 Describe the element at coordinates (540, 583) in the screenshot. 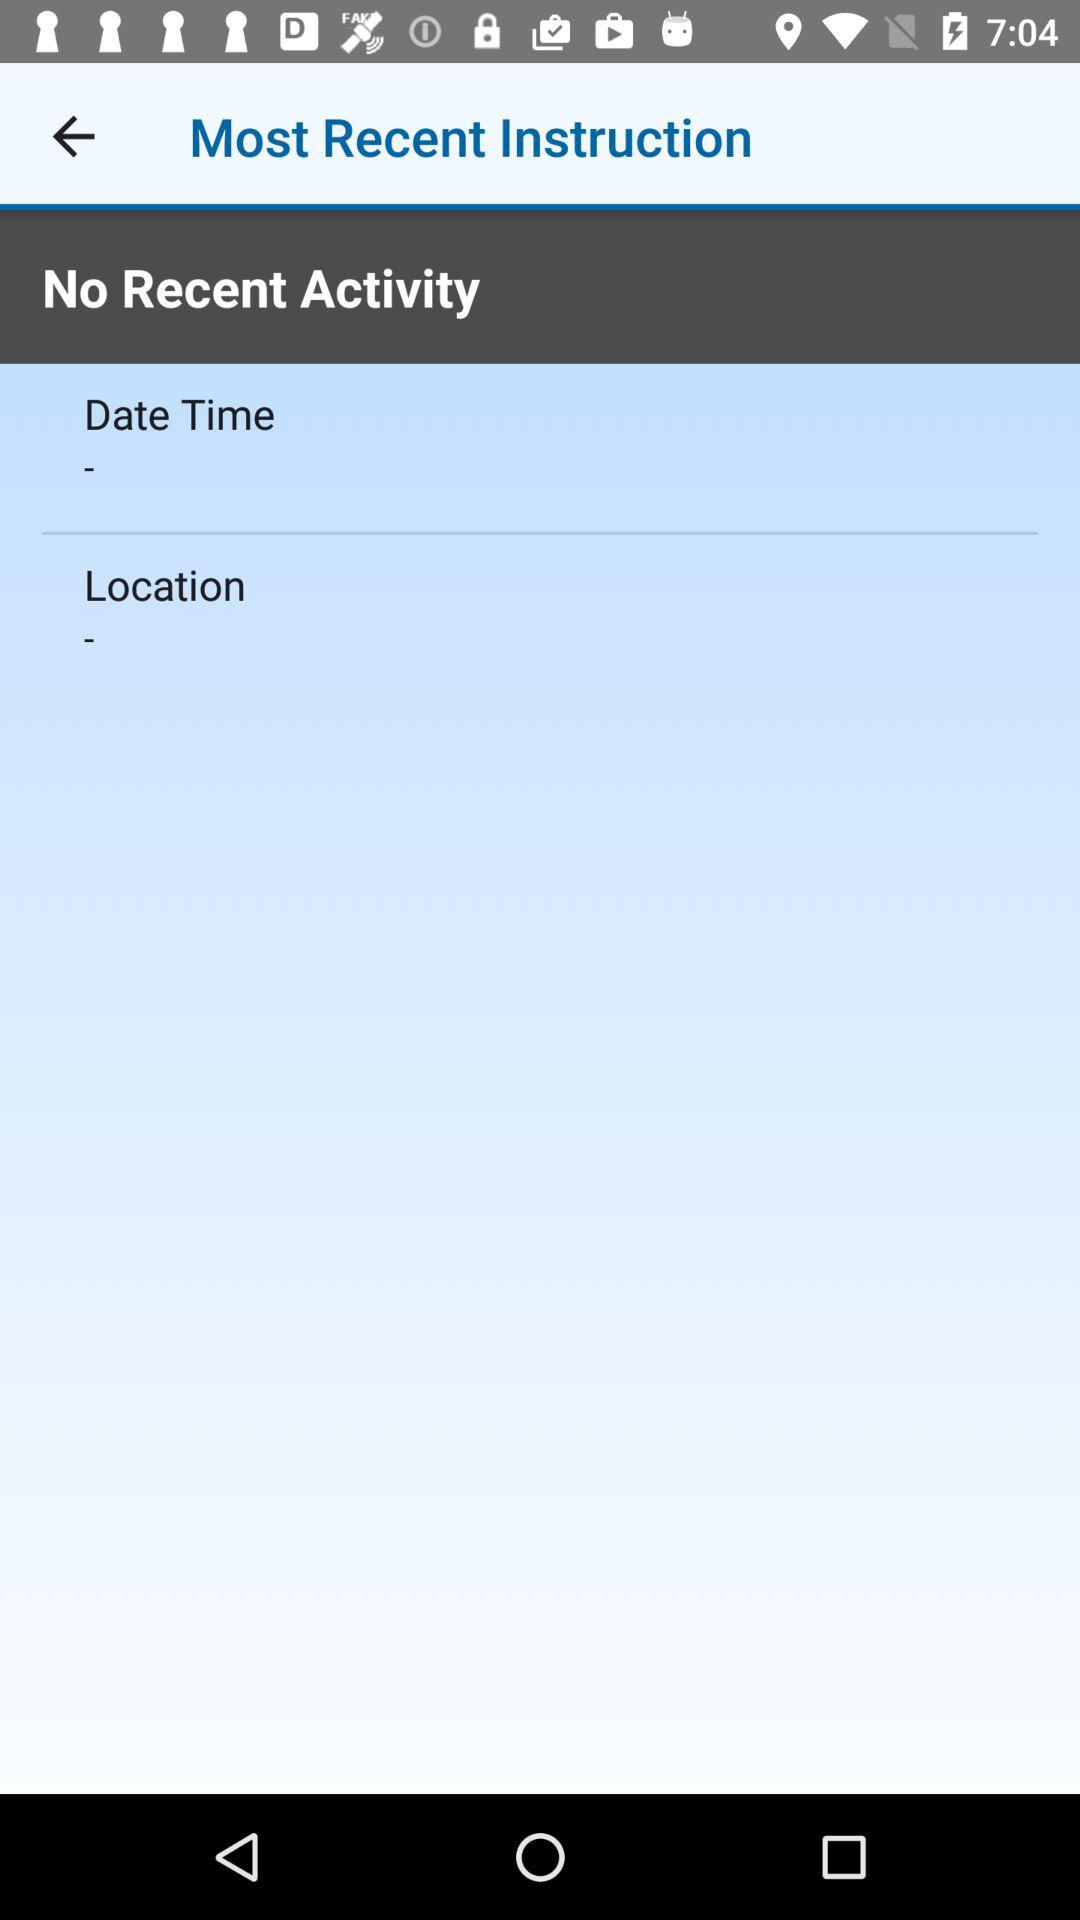

I see `the icon above - item` at that location.